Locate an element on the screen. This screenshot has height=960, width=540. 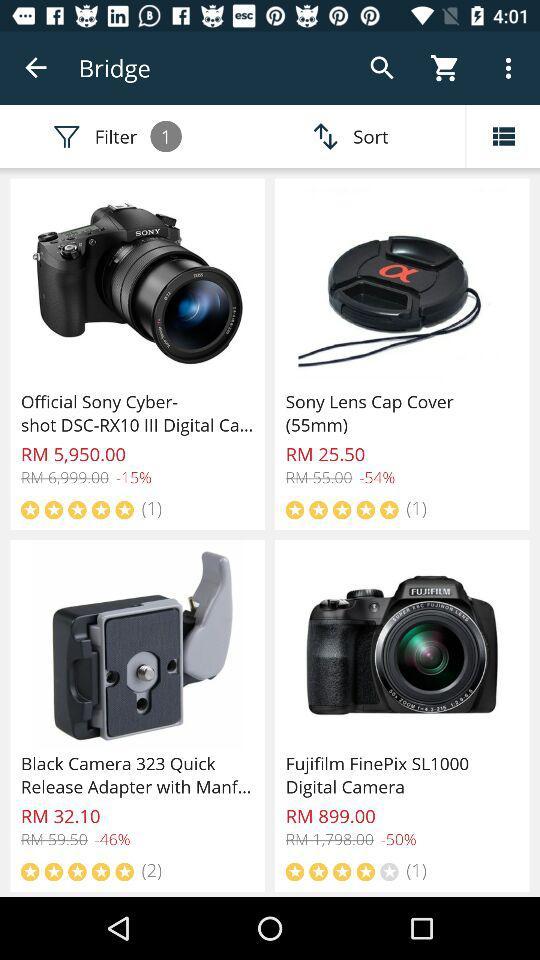
icon above filter is located at coordinates (36, 68).